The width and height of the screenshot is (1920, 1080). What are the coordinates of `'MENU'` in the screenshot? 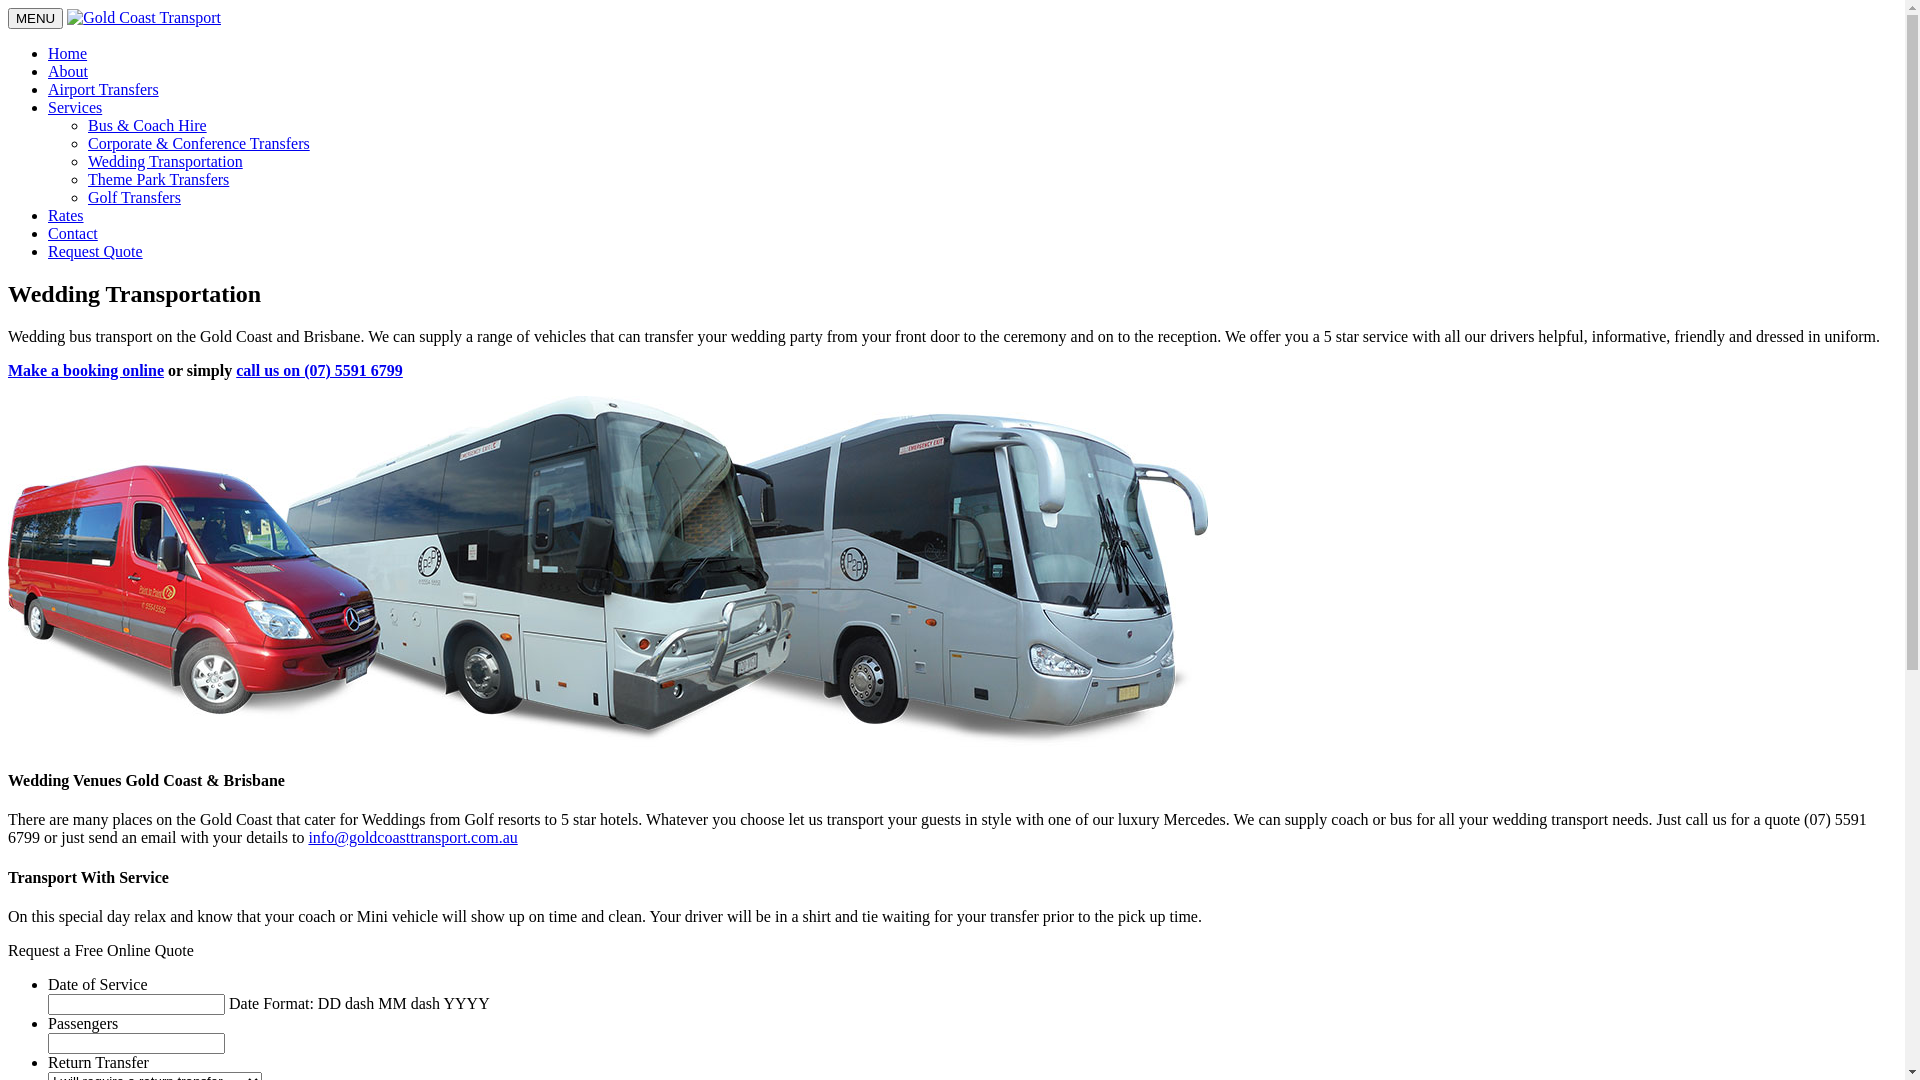 It's located at (35, 18).